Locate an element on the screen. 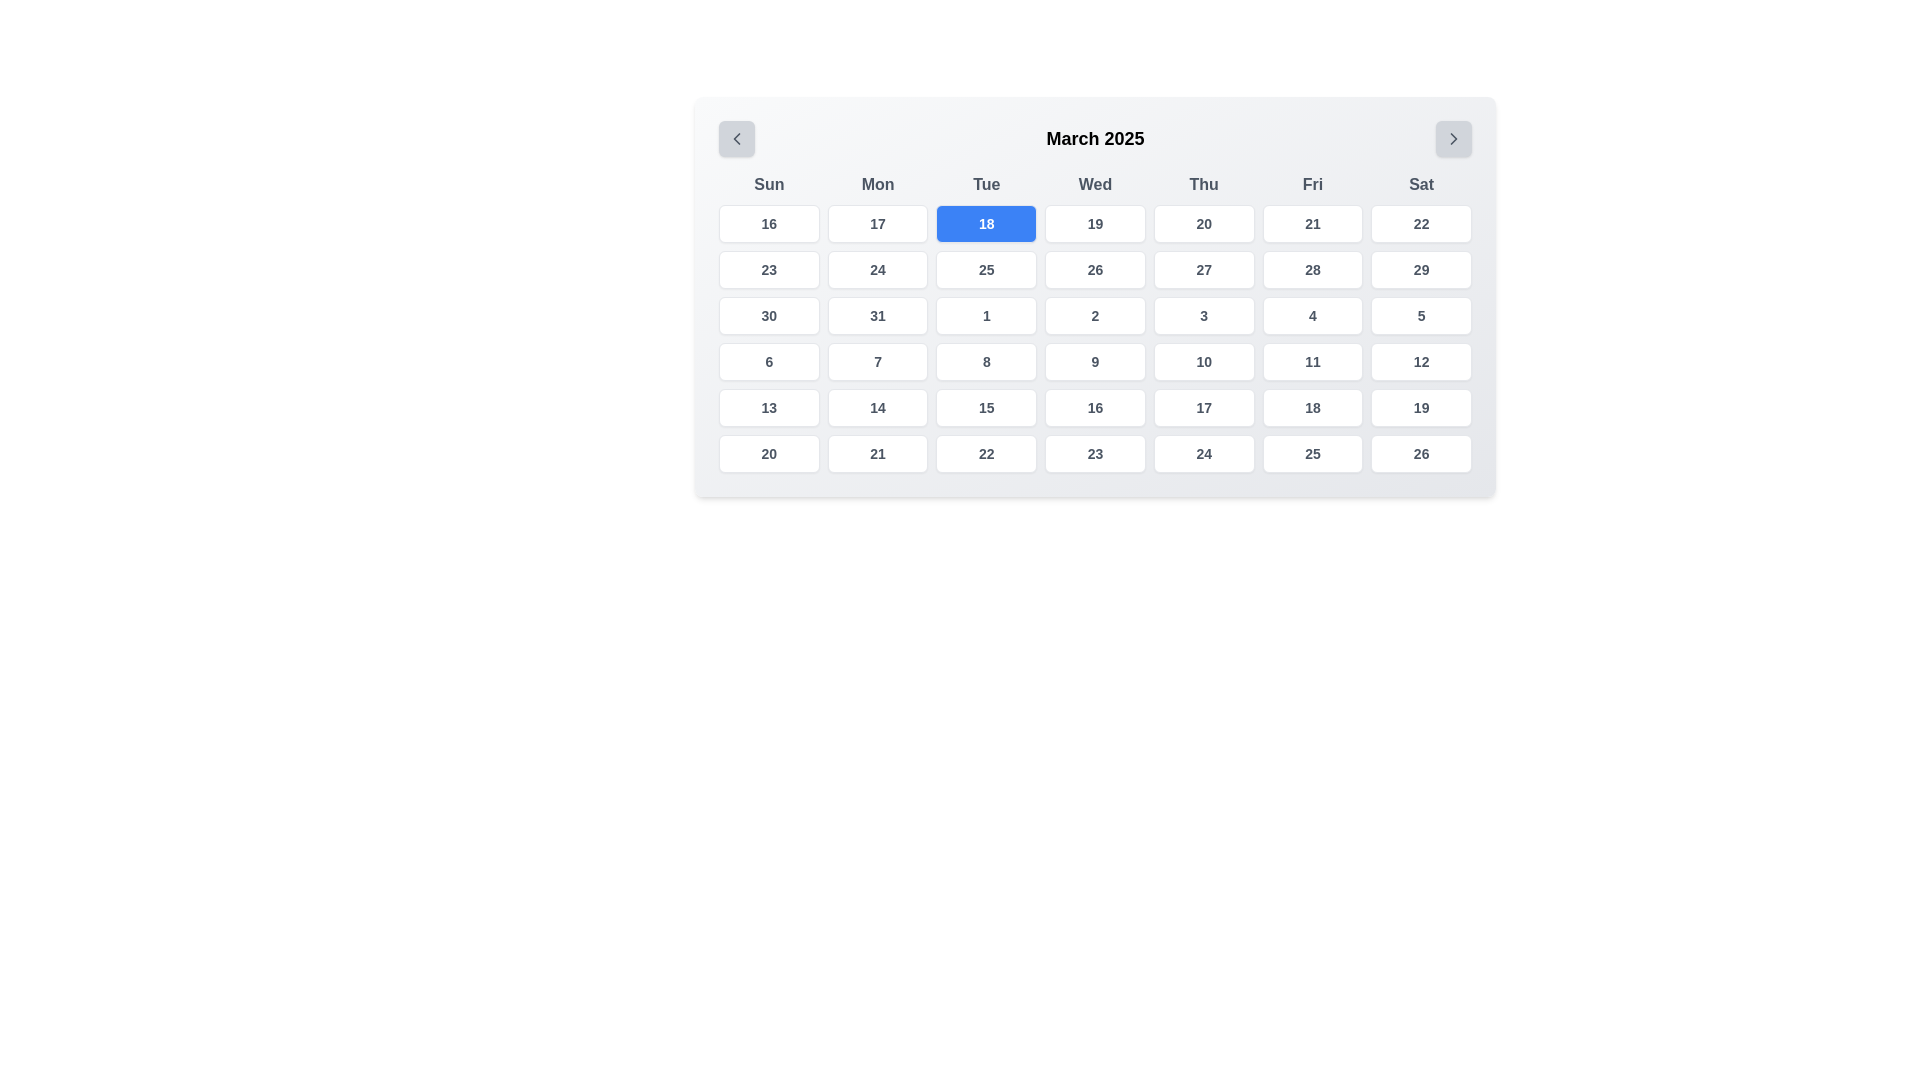 This screenshot has width=1920, height=1080. the date cell representing the date 20 in the calendar grid under the column labeled 'Sun' is located at coordinates (768, 454).